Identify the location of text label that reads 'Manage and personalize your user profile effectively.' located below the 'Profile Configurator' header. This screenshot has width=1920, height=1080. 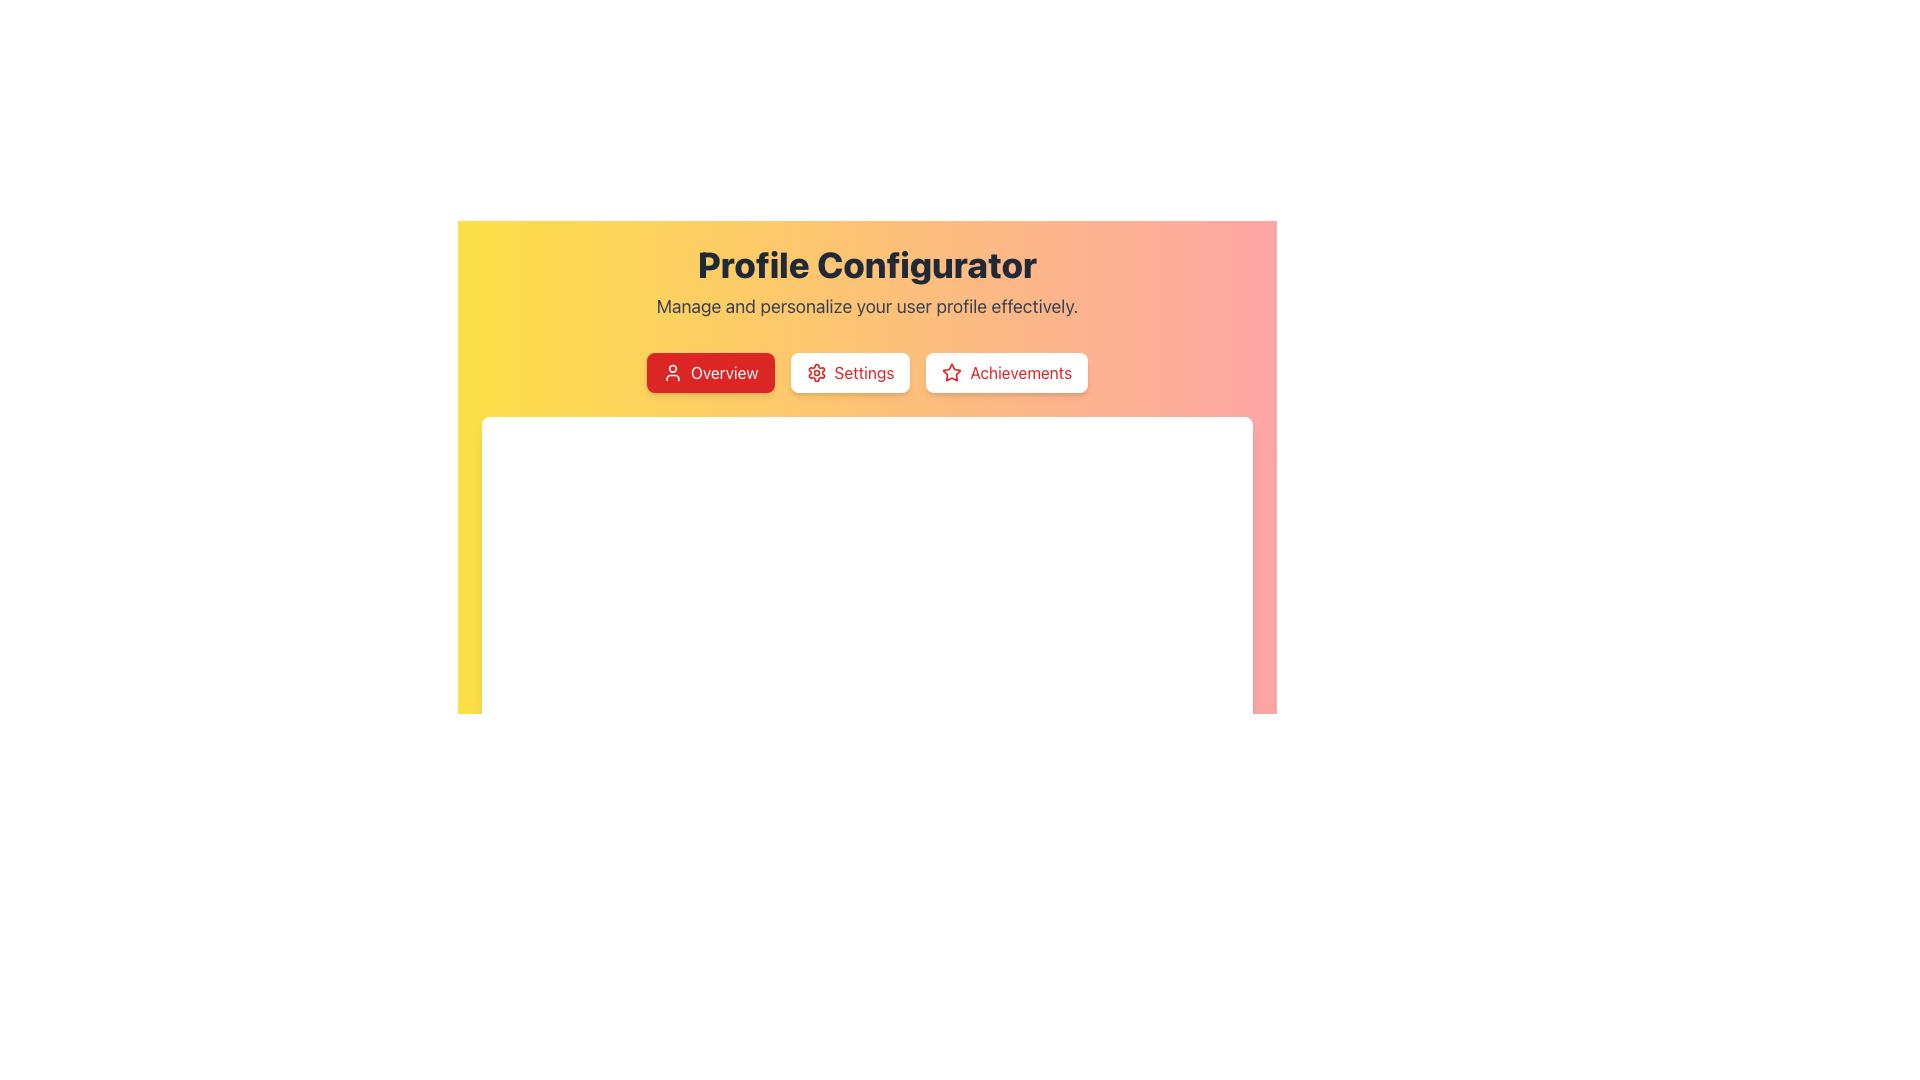
(867, 307).